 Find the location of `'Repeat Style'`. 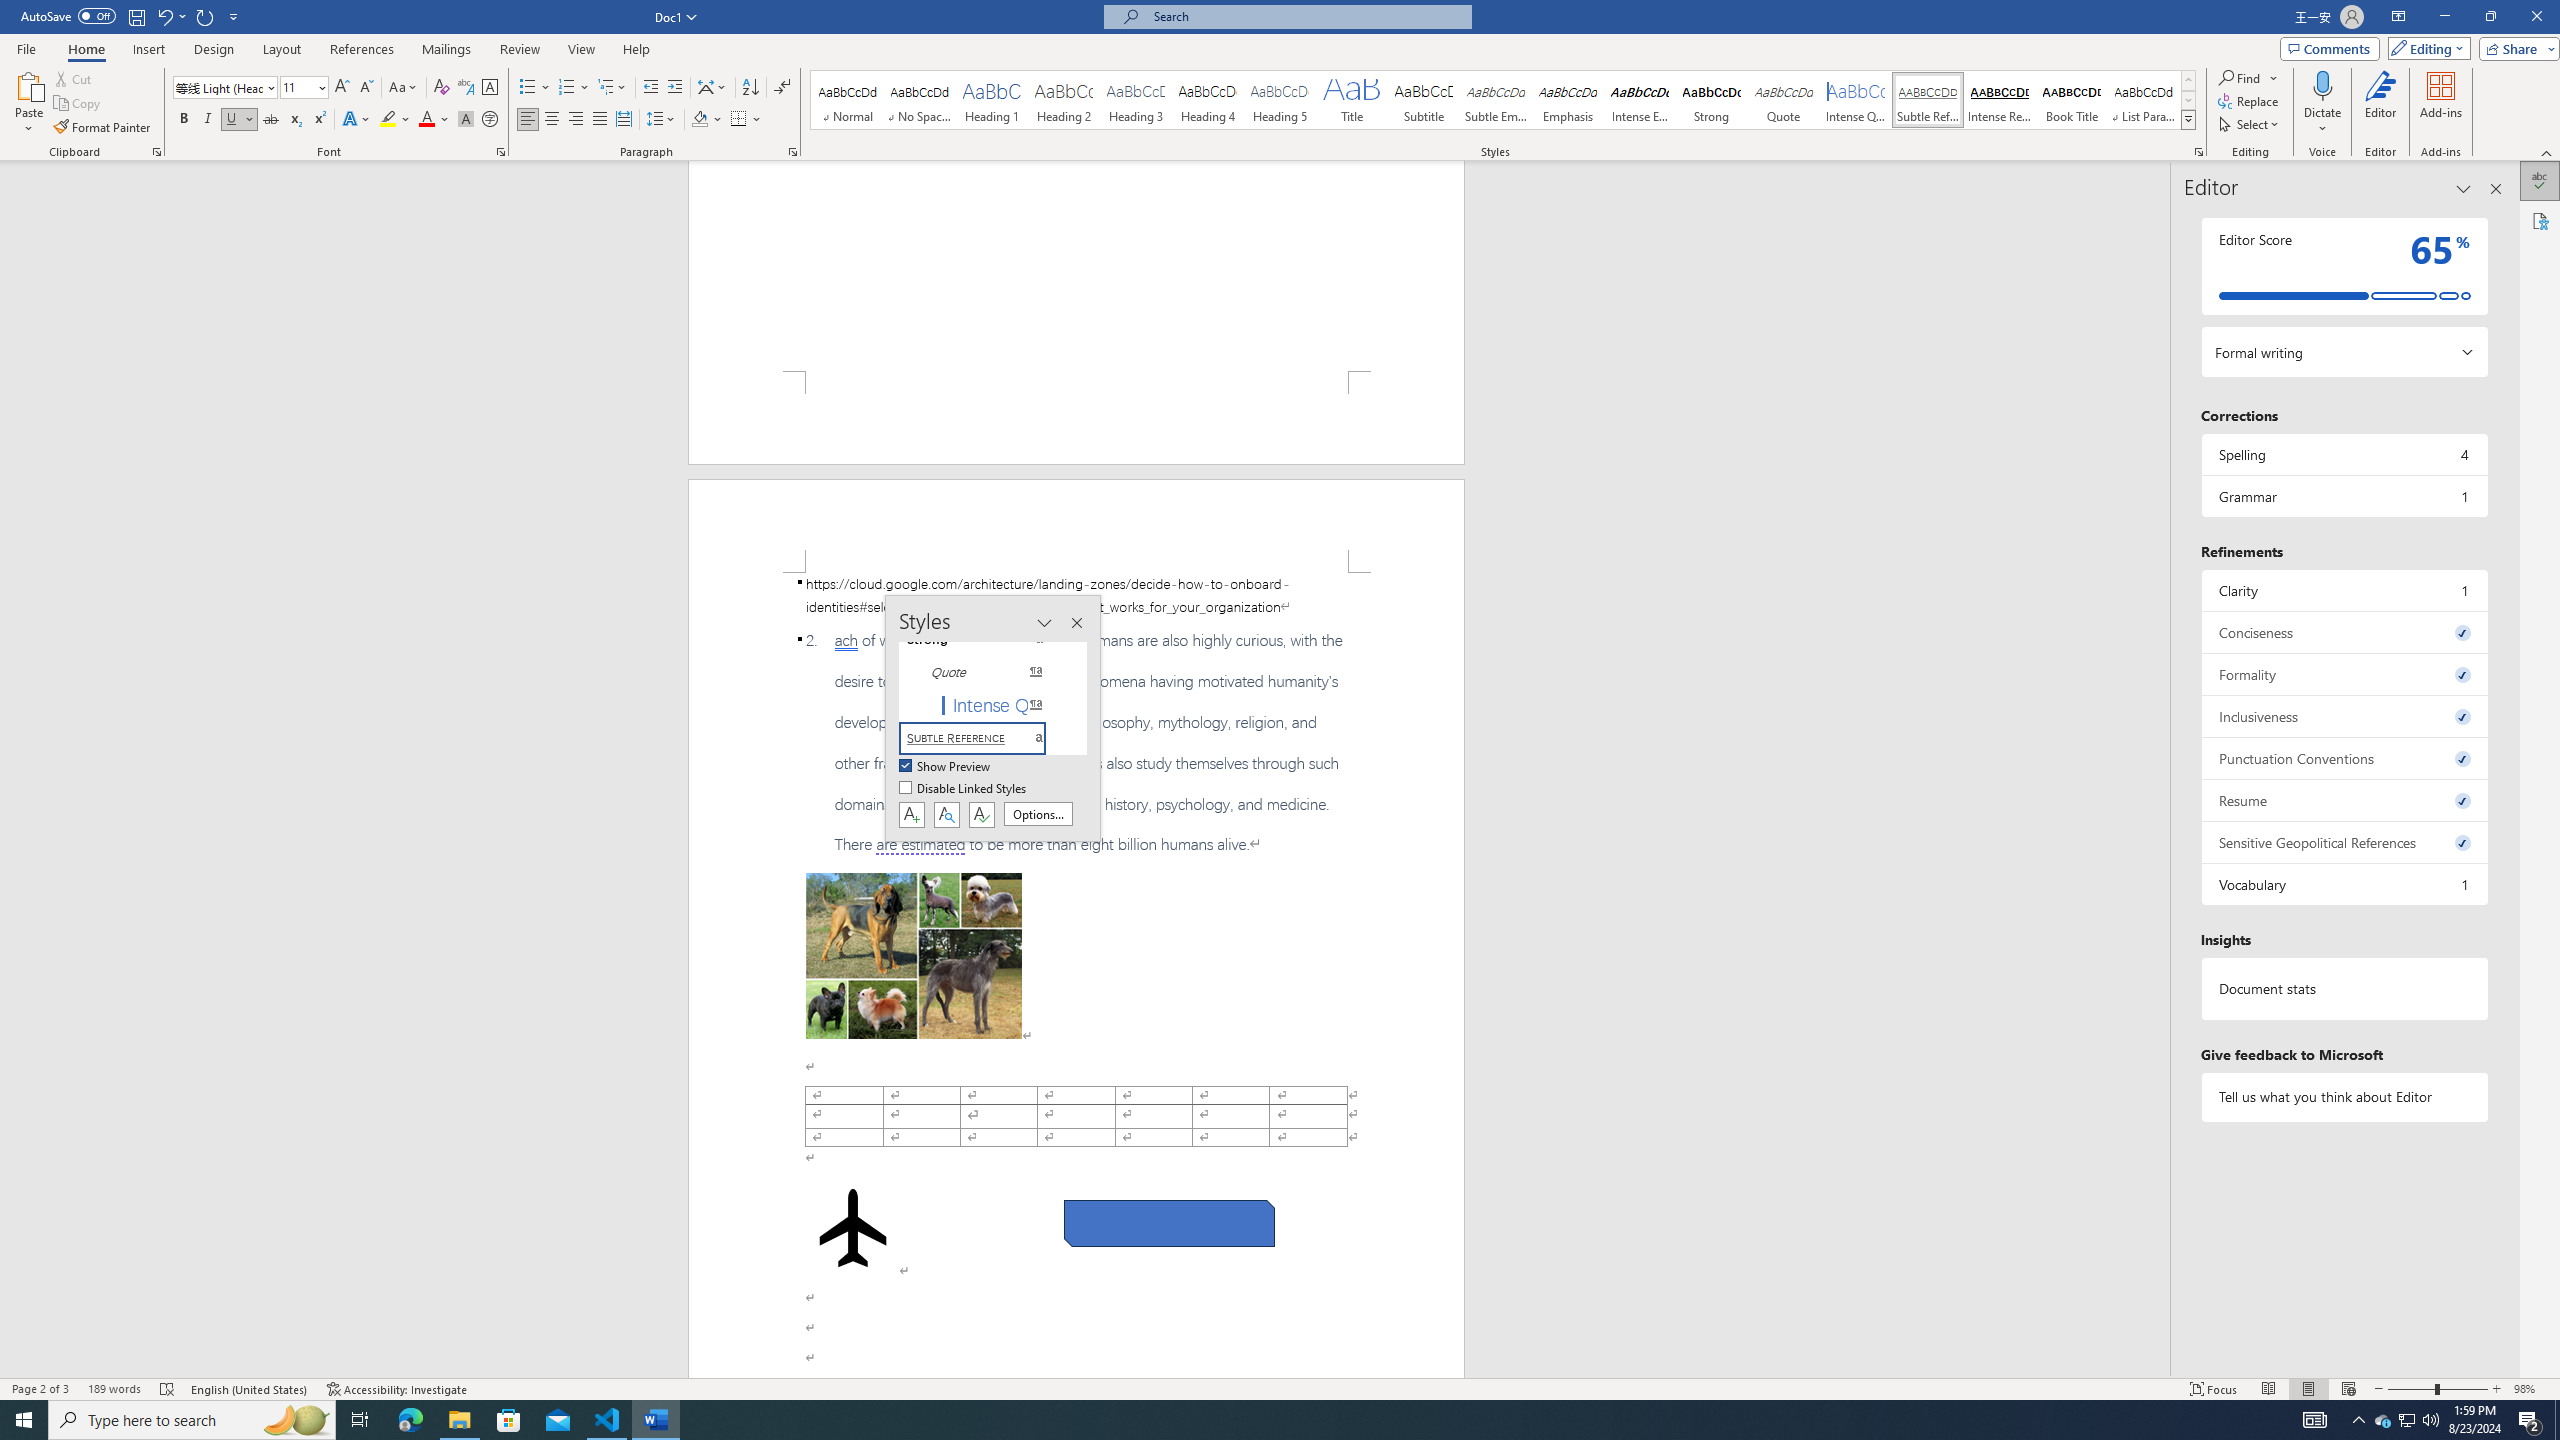

'Repeat Style' is located at coordinates (205, 15).